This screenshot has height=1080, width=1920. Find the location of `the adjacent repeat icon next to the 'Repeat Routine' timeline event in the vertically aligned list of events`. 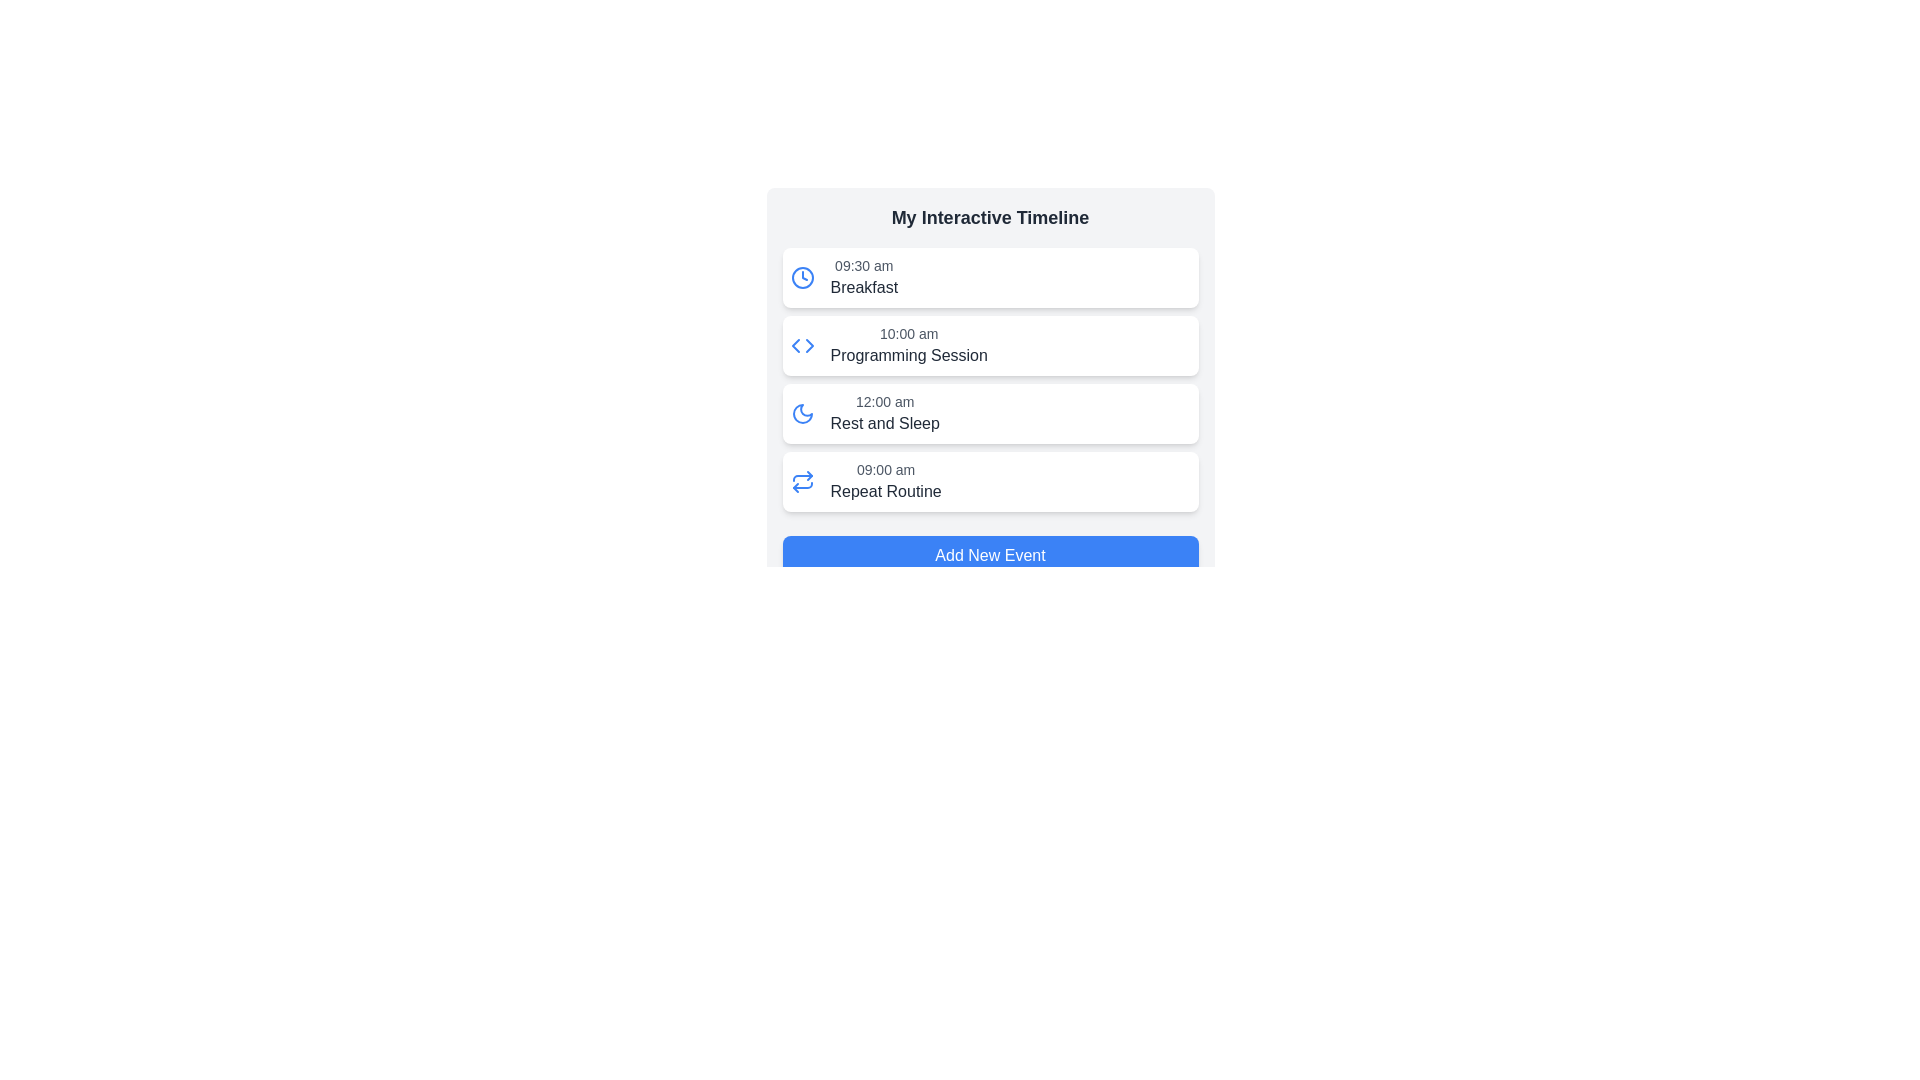

the adjacent repeat icon next to the 'Repeat Routine' timeline event in the vertically aligned list of events is located at coordinates (885, 482).